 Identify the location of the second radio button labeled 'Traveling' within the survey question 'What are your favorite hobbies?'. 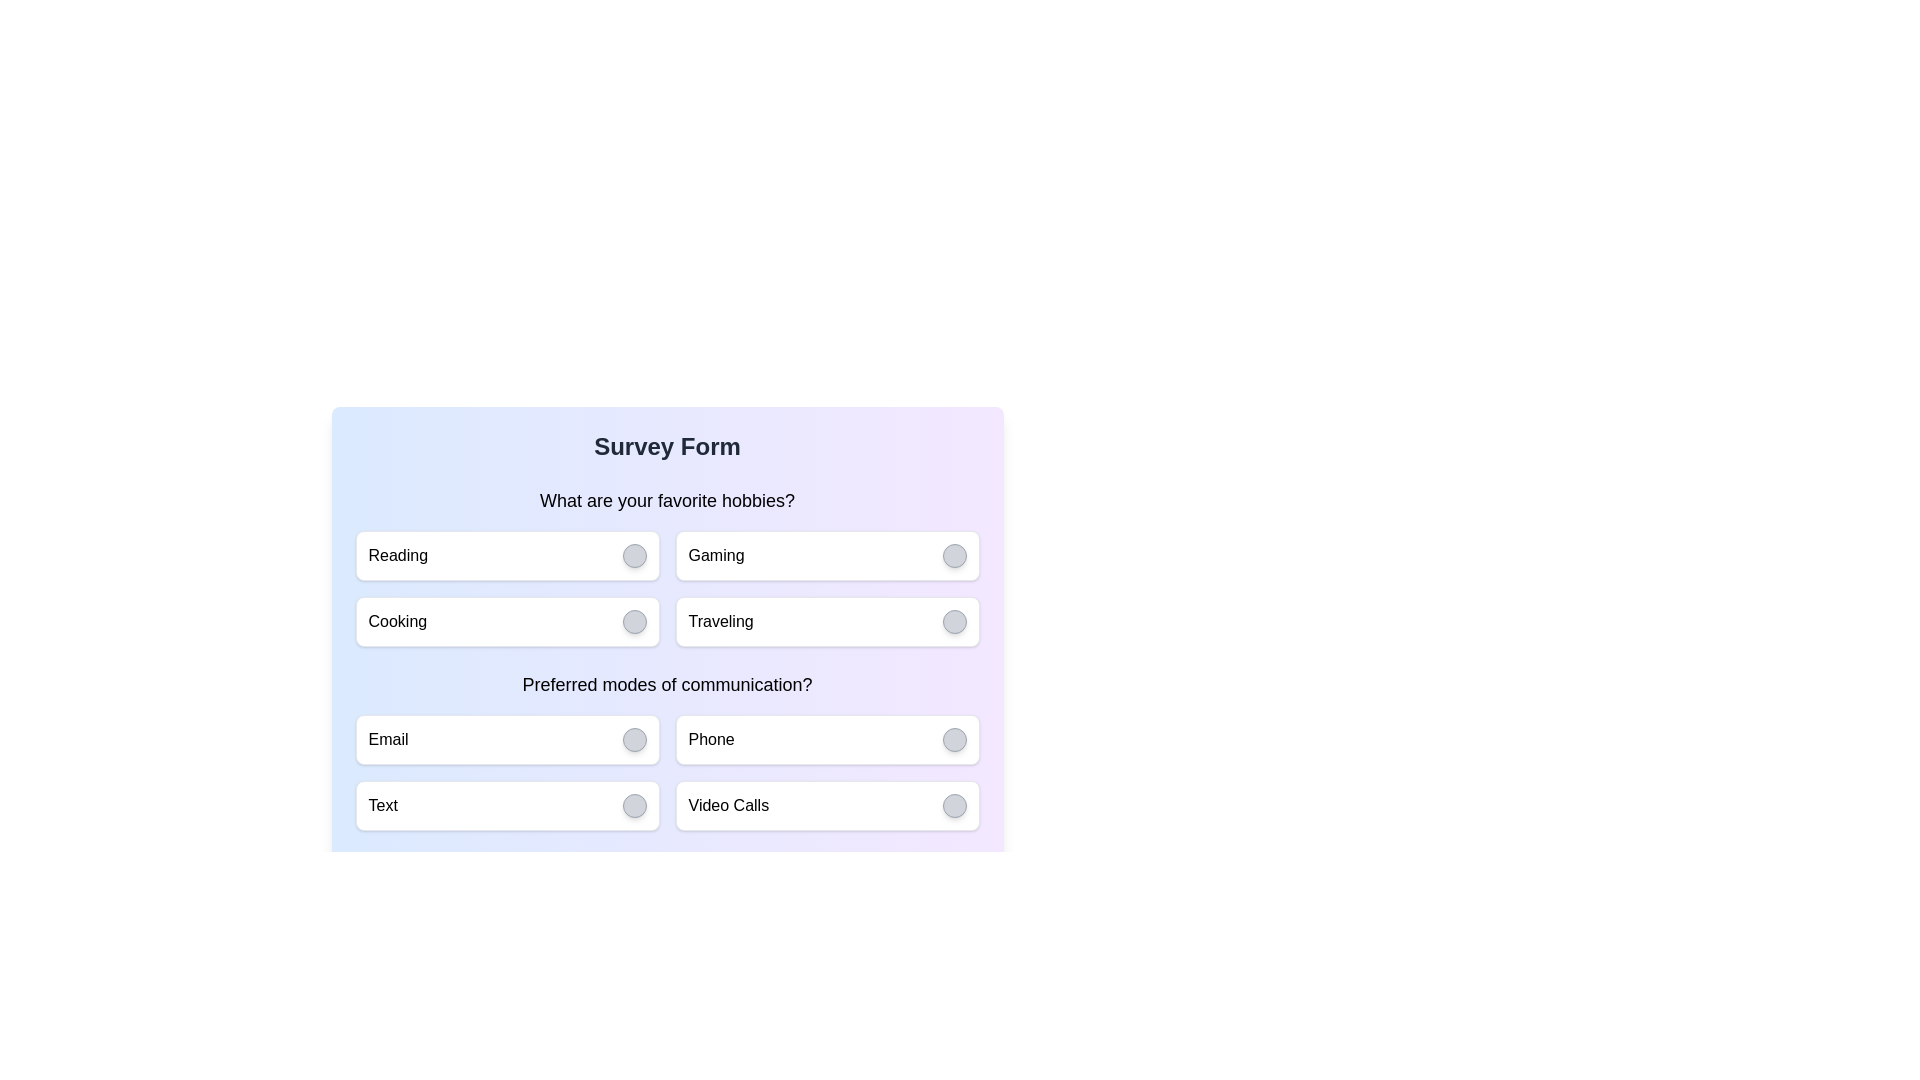
(953, 620).